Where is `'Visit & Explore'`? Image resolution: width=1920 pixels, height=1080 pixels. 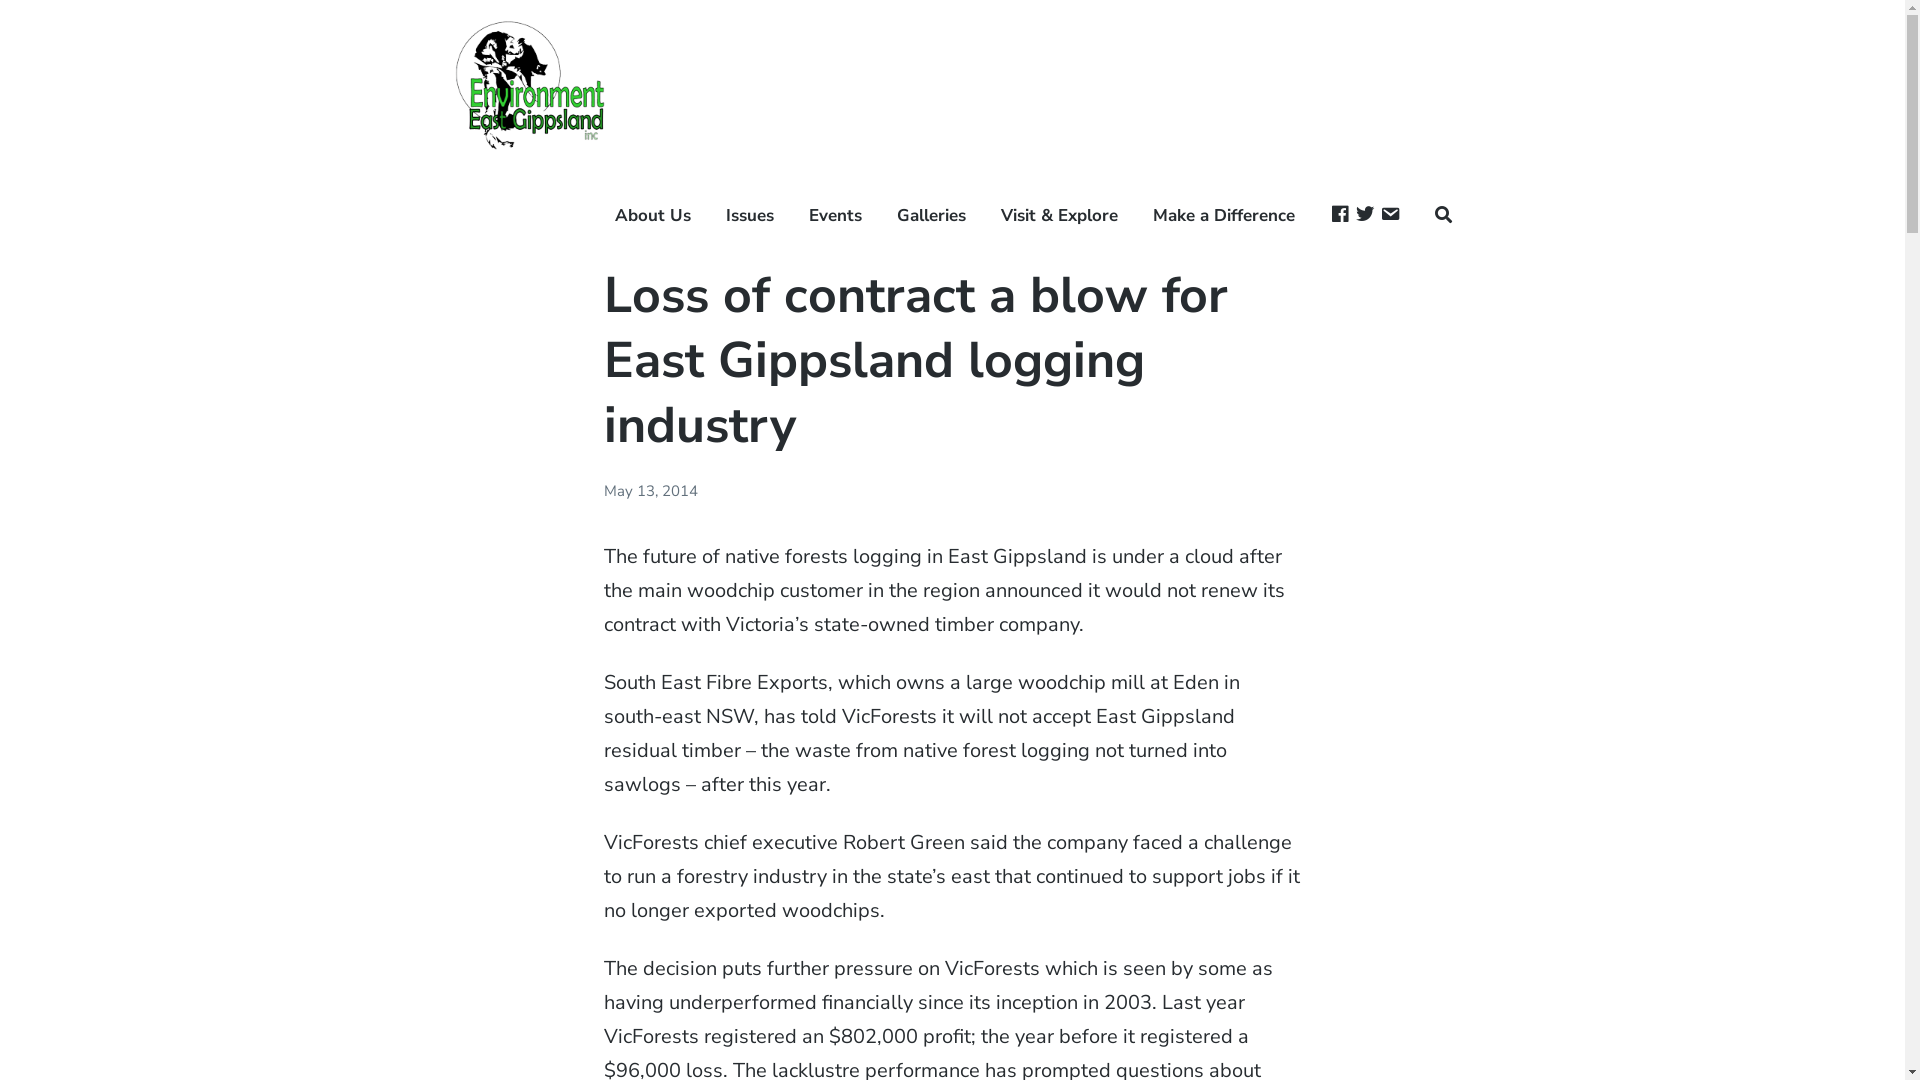 'Visit & Explore' is located at coordinates (1058, 216).